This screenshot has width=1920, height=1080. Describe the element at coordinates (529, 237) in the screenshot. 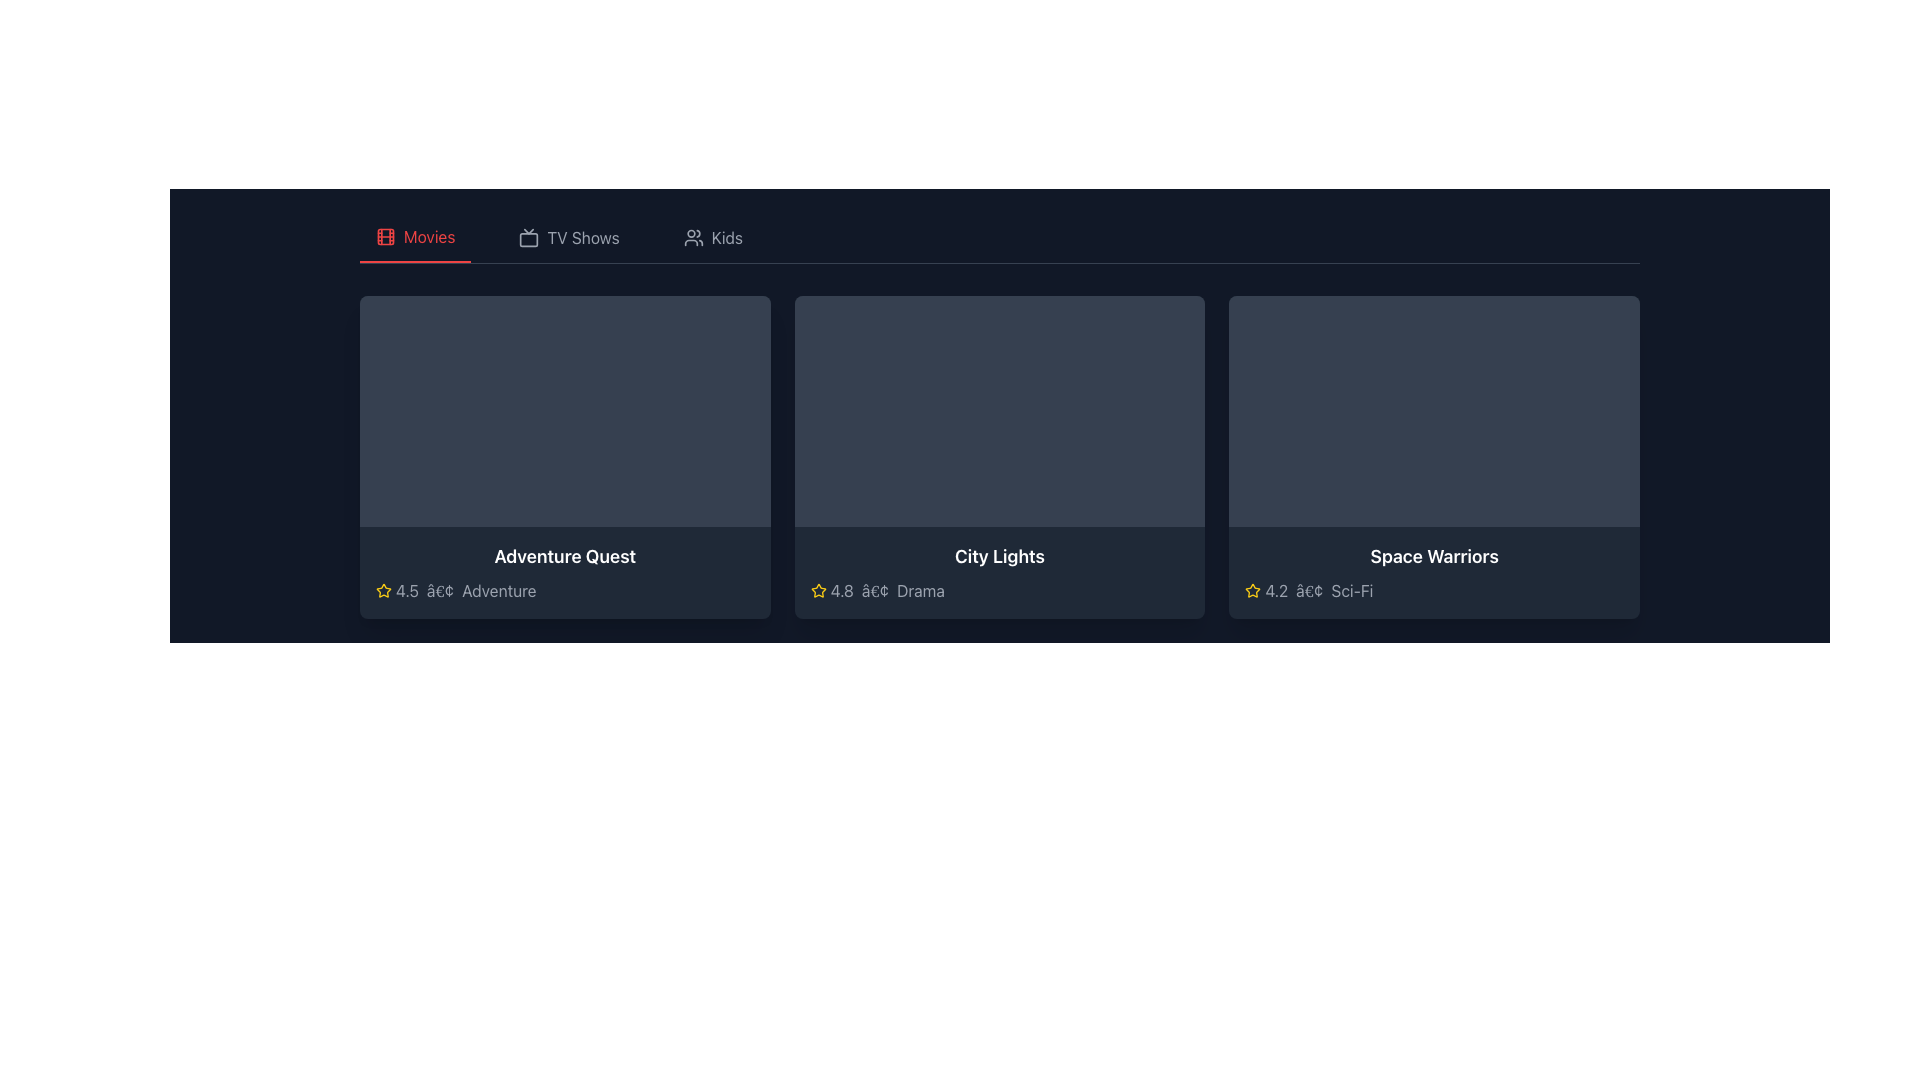

I see `the TV Shows icon located in the top navigation bar, which visually reinforces the theme of the 'TV Shows' button and is positioned to the left of the text 'TV Shows'` at that location.